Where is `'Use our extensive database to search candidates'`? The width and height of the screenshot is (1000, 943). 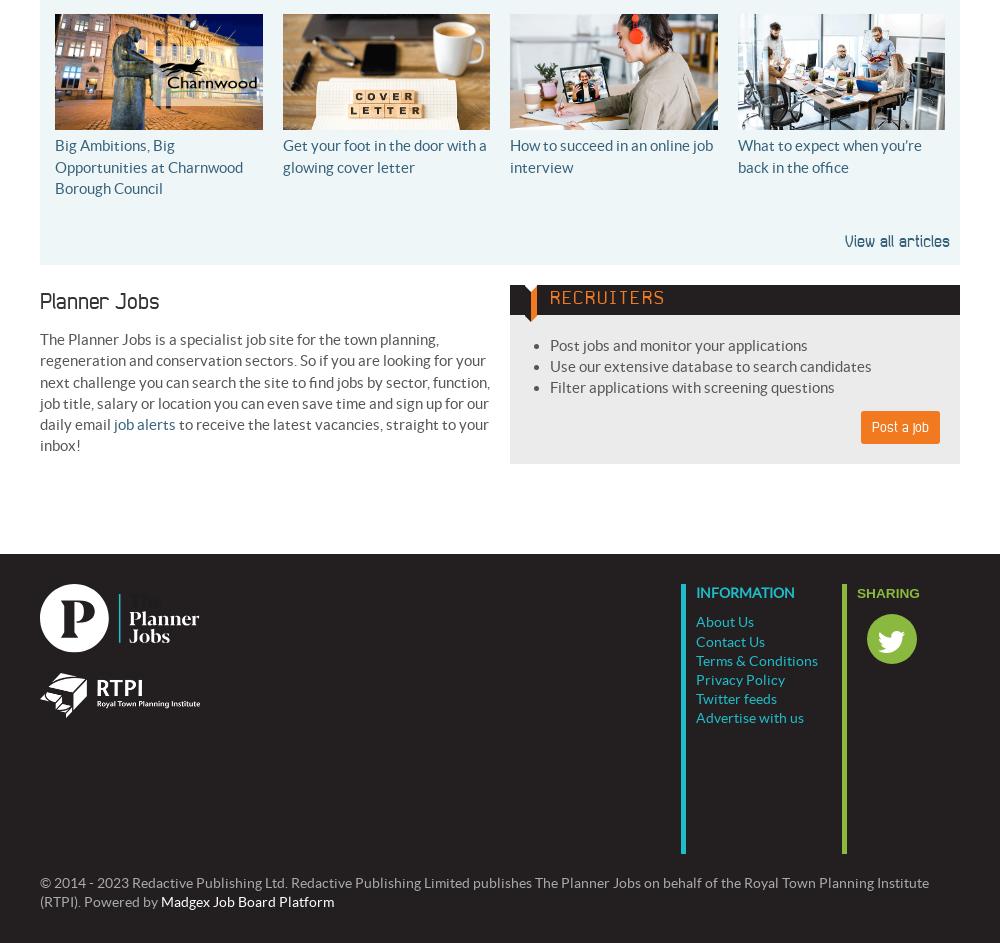
'Use our extensive database to search candidates' is located at coordinates (710, 366).